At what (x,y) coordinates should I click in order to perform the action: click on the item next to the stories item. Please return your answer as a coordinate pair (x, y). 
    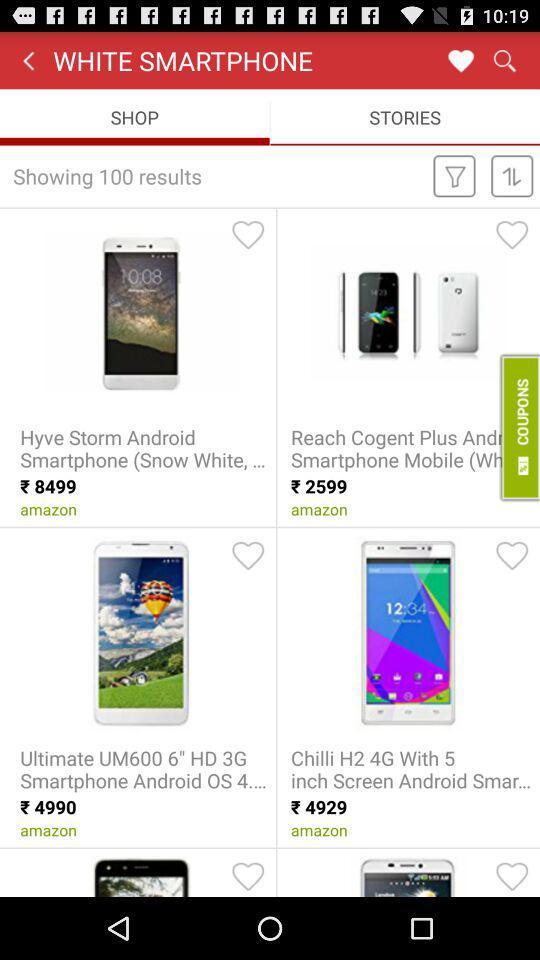
    Looking at the image, I should click on (134, 117).